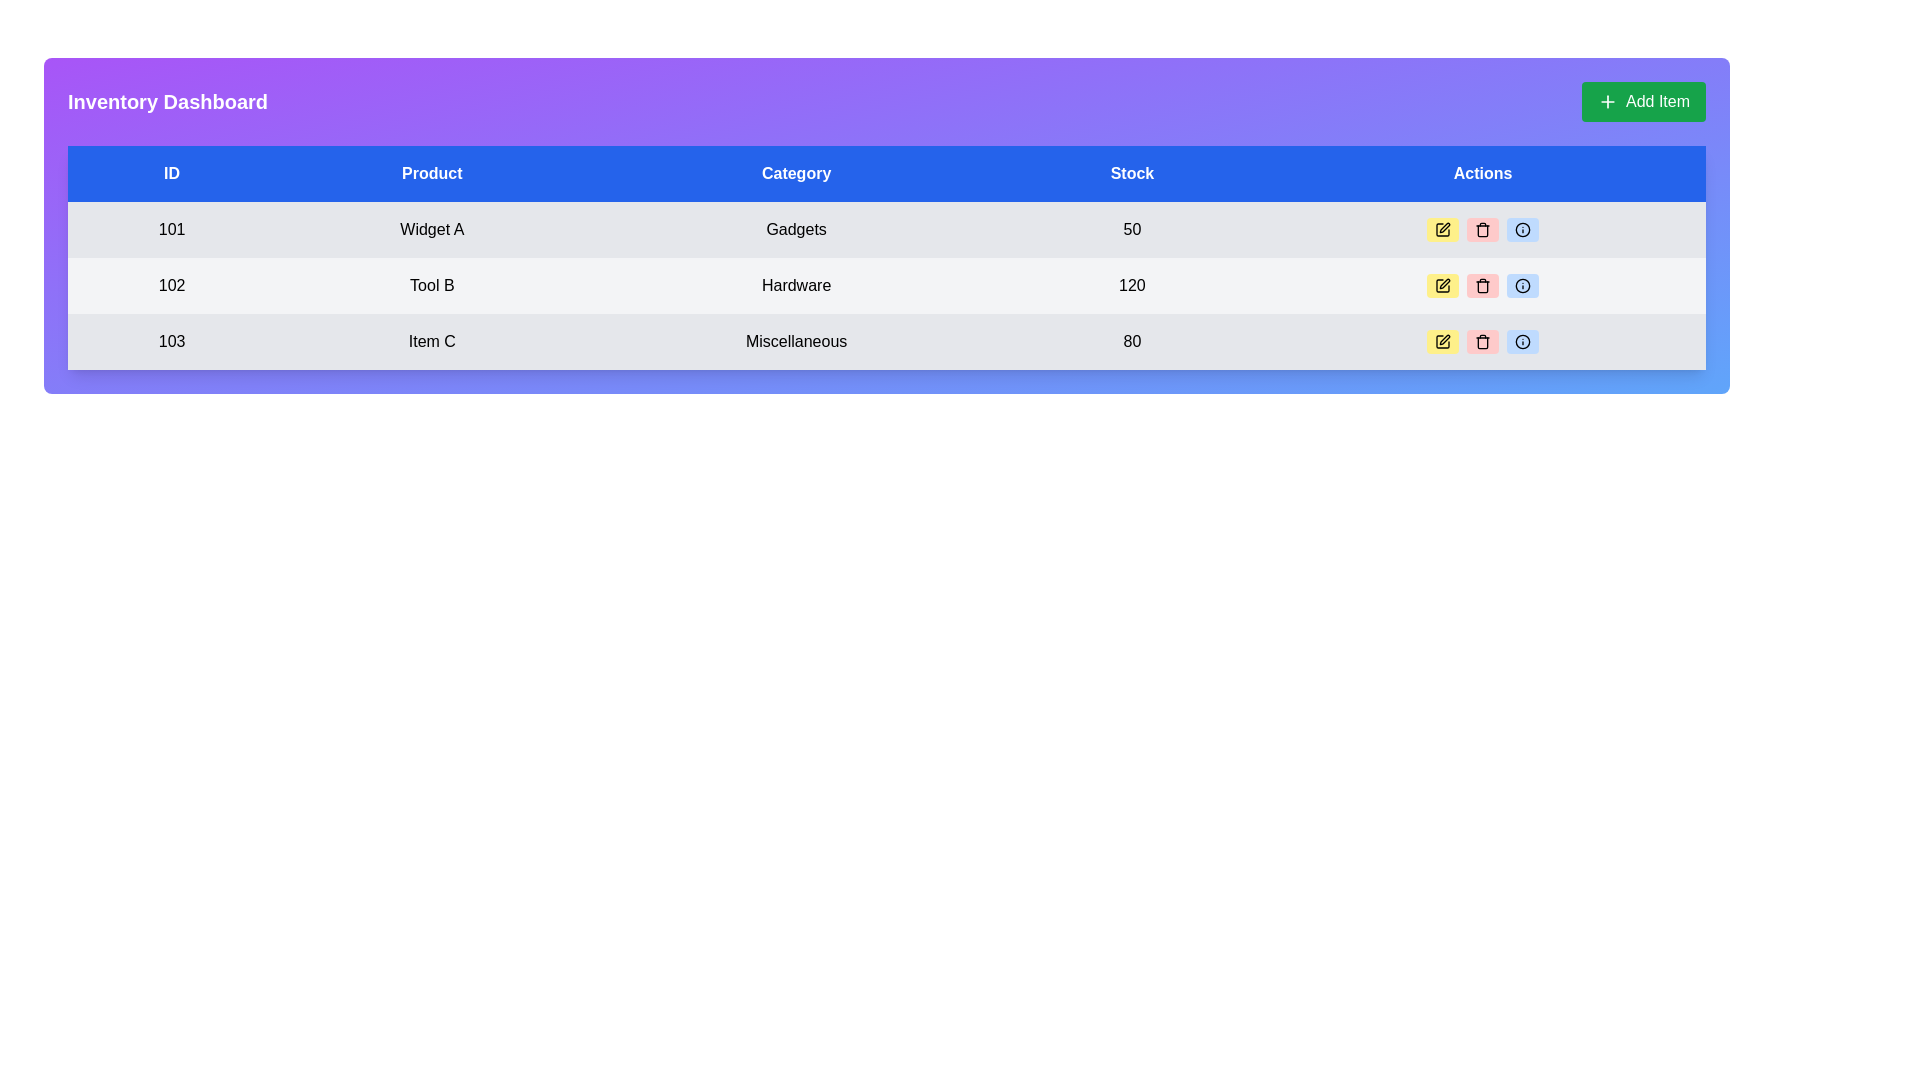 The width and height of the screenshot is (1920, 1080). What do you see at coordinates (1521, 285) in the screenshot?
I see `the blue information icon in the 'Actions' column of the third row of the table` at bounding box center [1521, 285].